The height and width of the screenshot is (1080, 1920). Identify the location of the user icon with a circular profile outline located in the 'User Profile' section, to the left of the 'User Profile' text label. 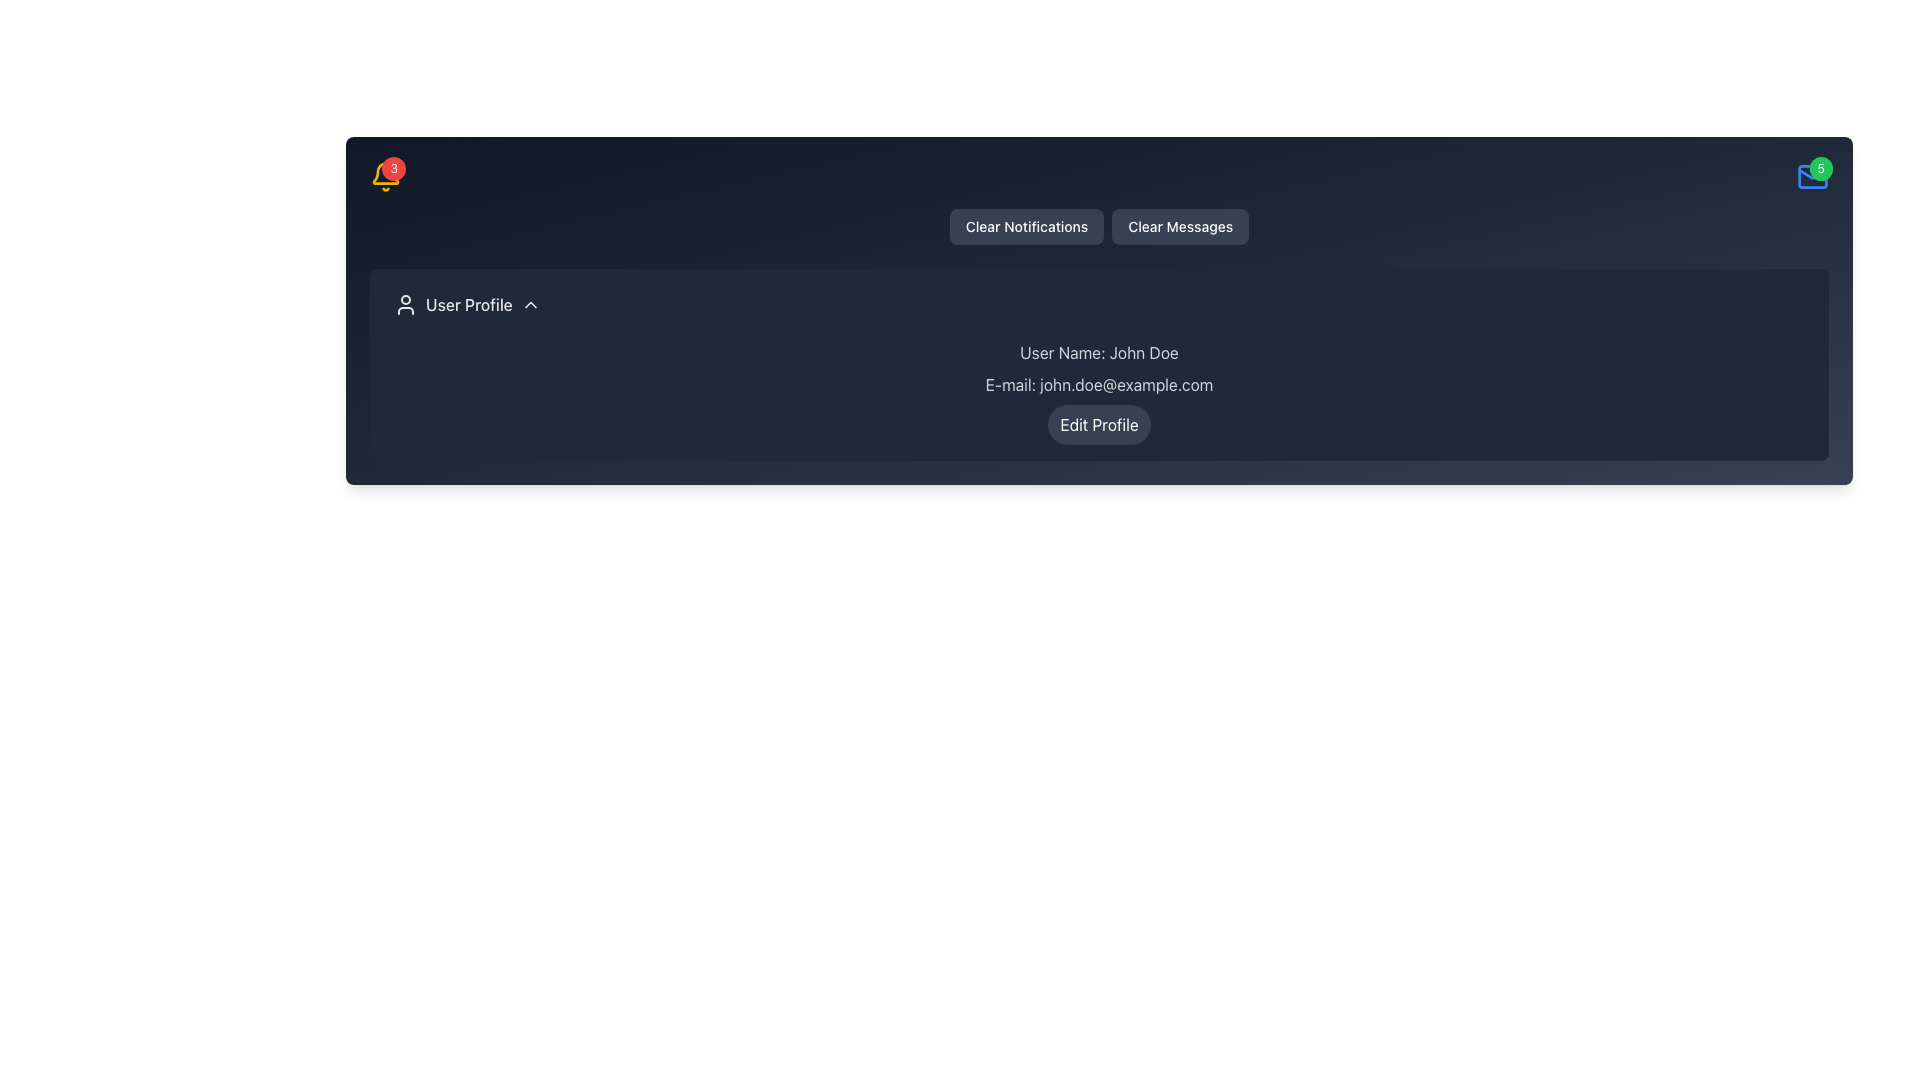
(405, 304).